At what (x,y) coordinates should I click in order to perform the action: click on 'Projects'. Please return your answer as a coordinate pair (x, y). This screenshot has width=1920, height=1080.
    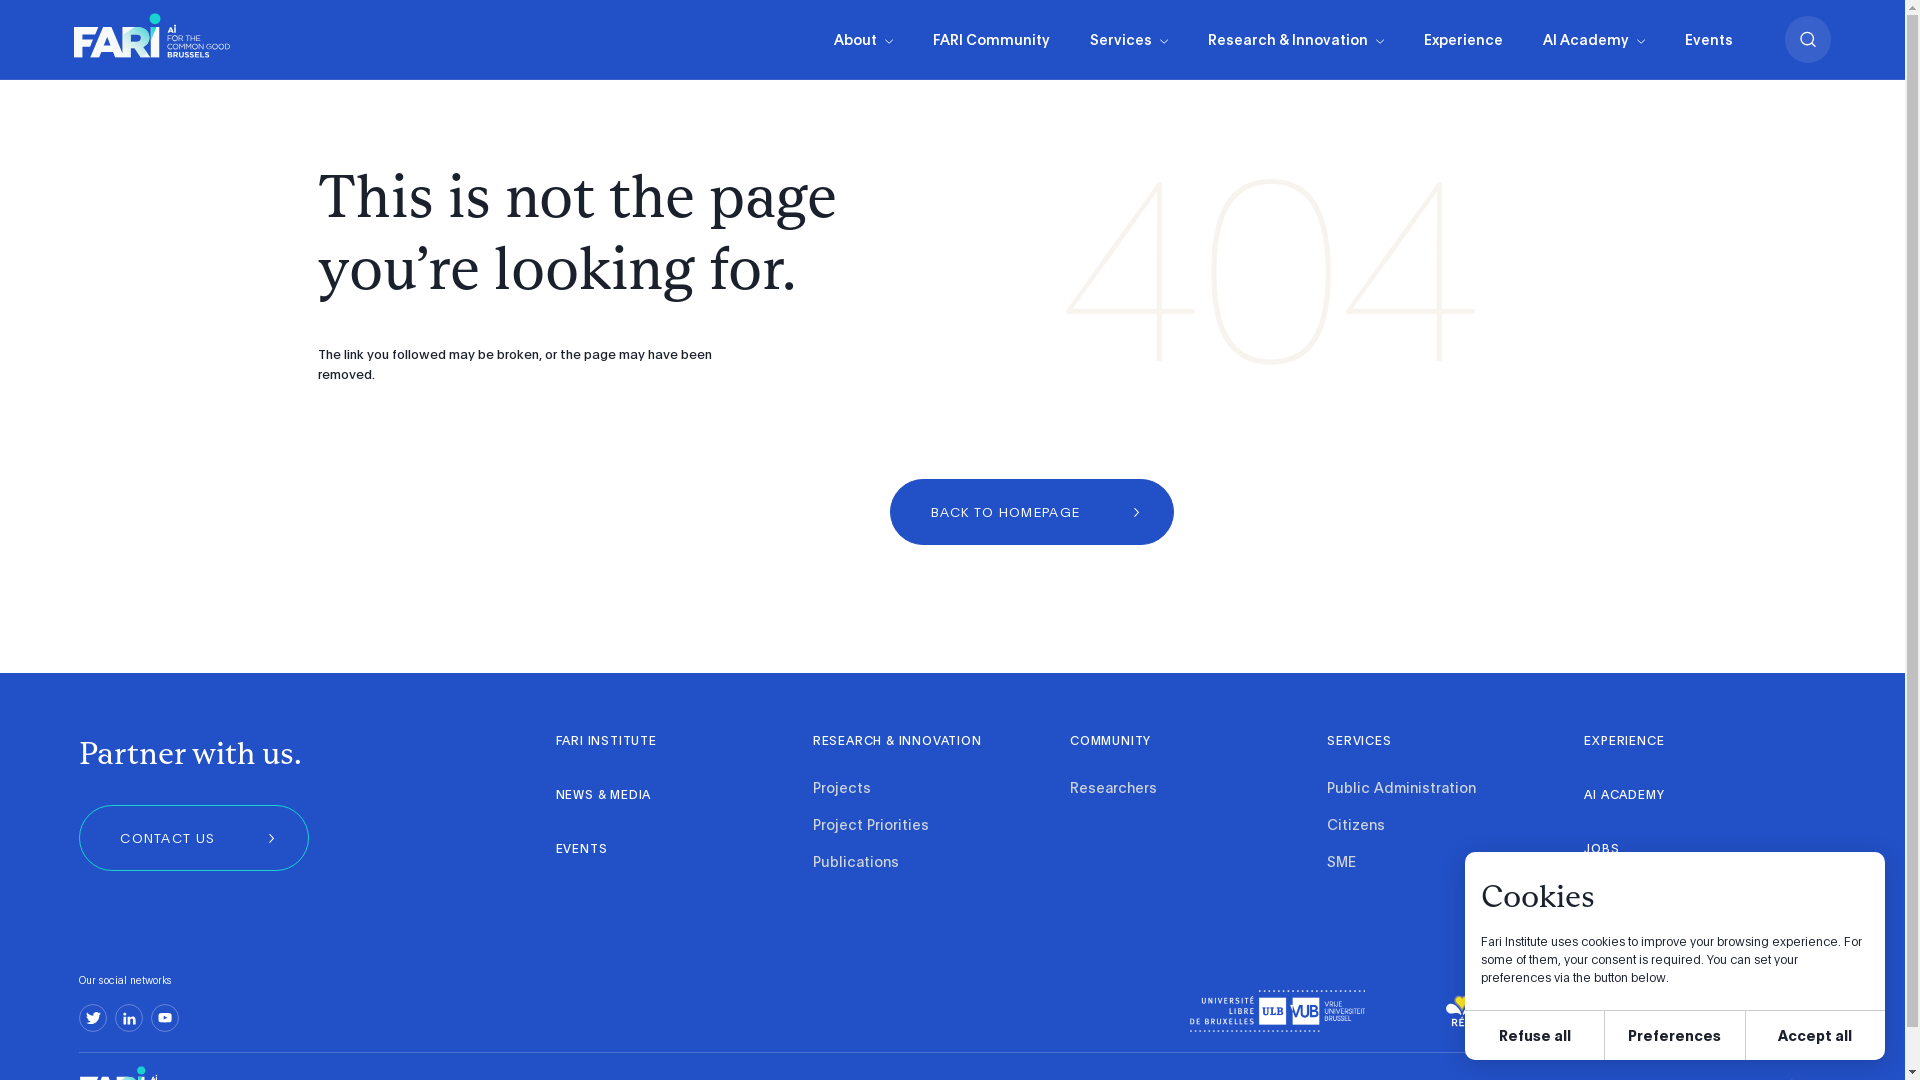
    Looking at the image, I should click on (841, 788).